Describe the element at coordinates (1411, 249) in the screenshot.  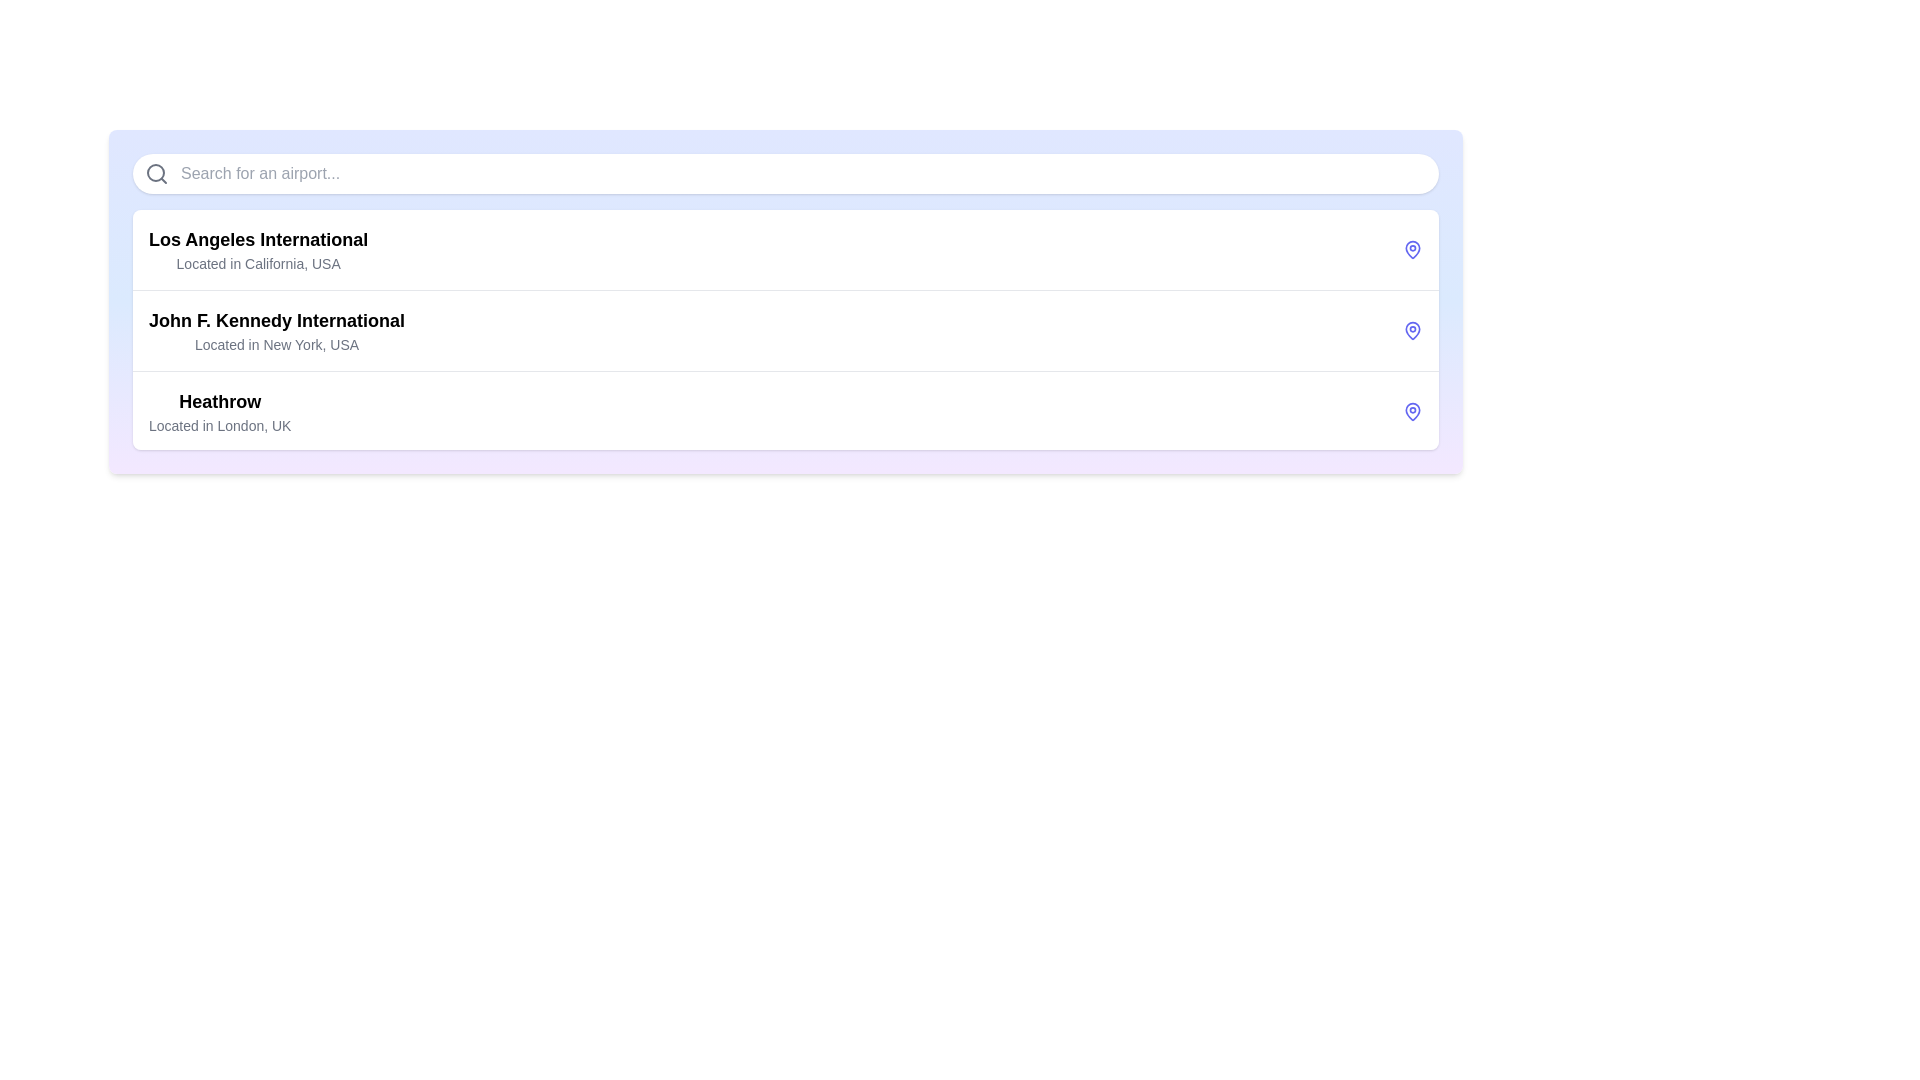
I see `the indigo map pin icon located to the far right of the 'Los Angeles International' list entry` at that location.